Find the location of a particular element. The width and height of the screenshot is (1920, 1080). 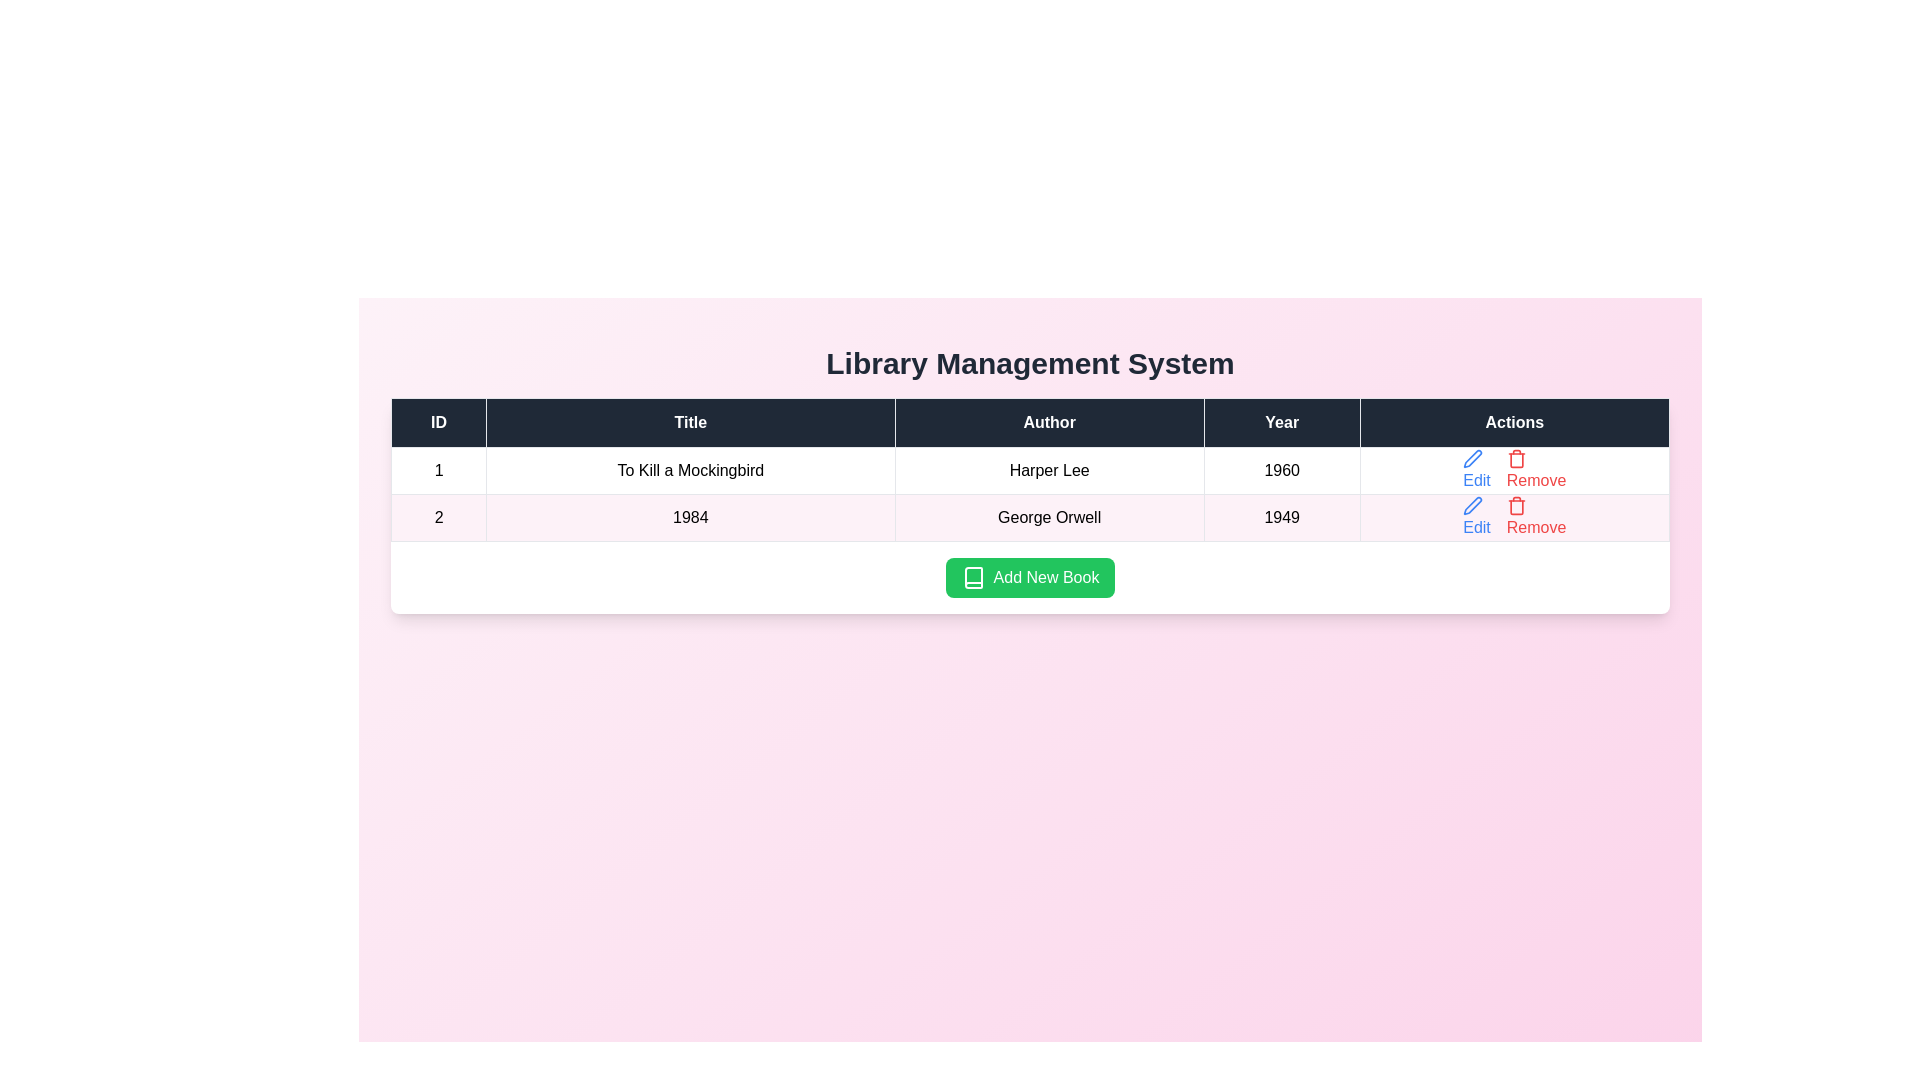

the 'Remove' icon located in the 'Actions' column of the second row in the table, next to the 'Edit' icon and to the right of the book title '1984' by George Orwell is located at coordinates (1516, 504).